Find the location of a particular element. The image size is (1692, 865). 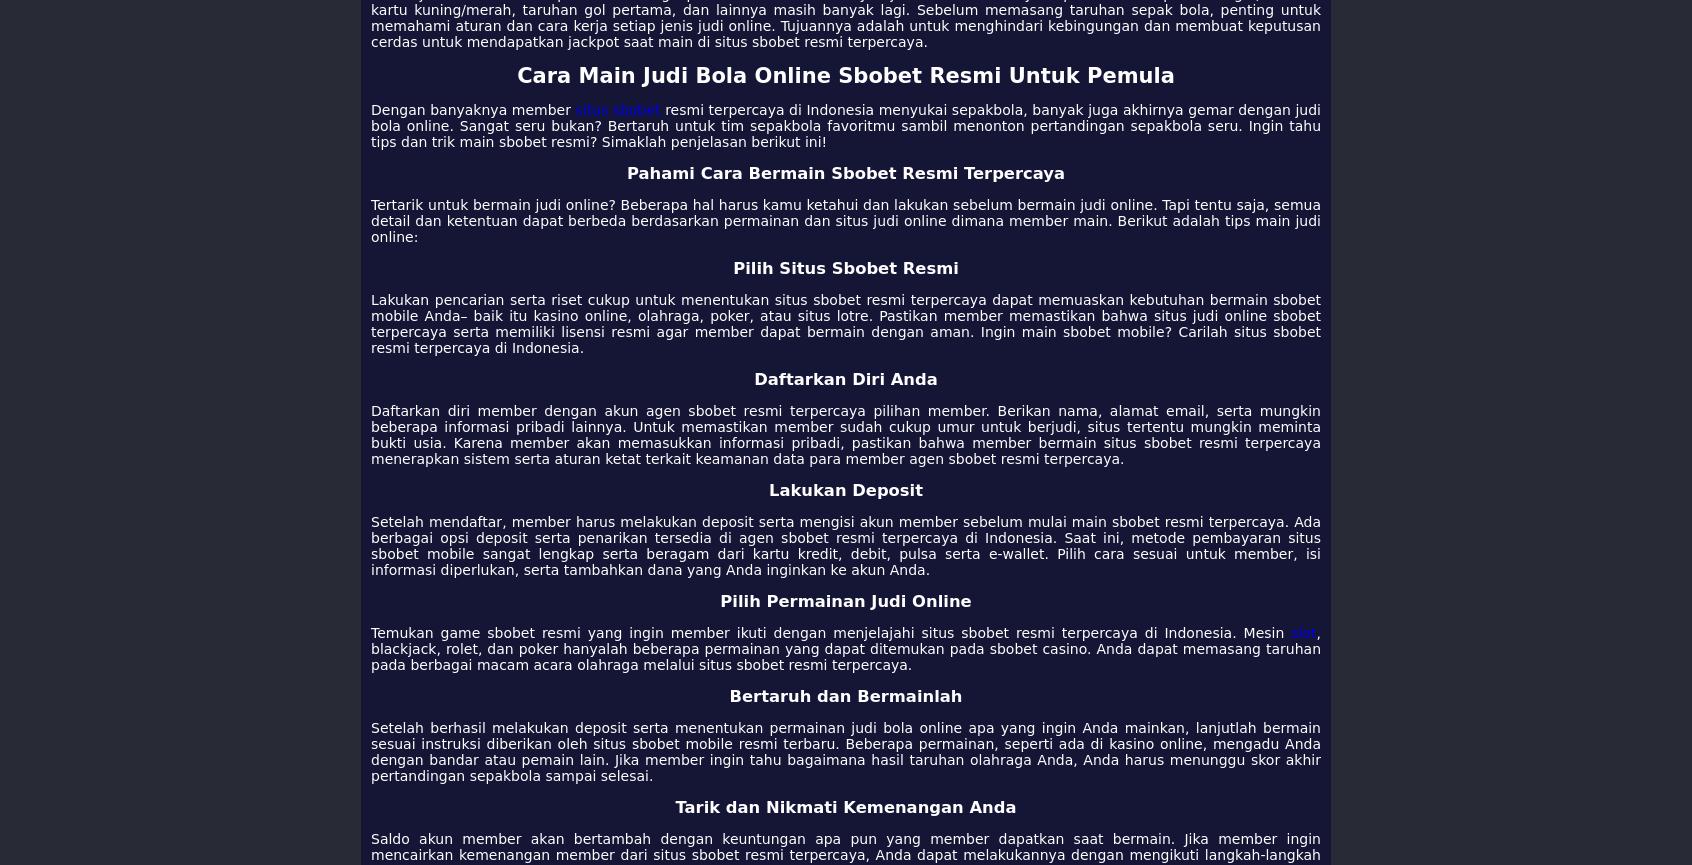

'Lakukan Deposit' is located at coordinates (845, 489).